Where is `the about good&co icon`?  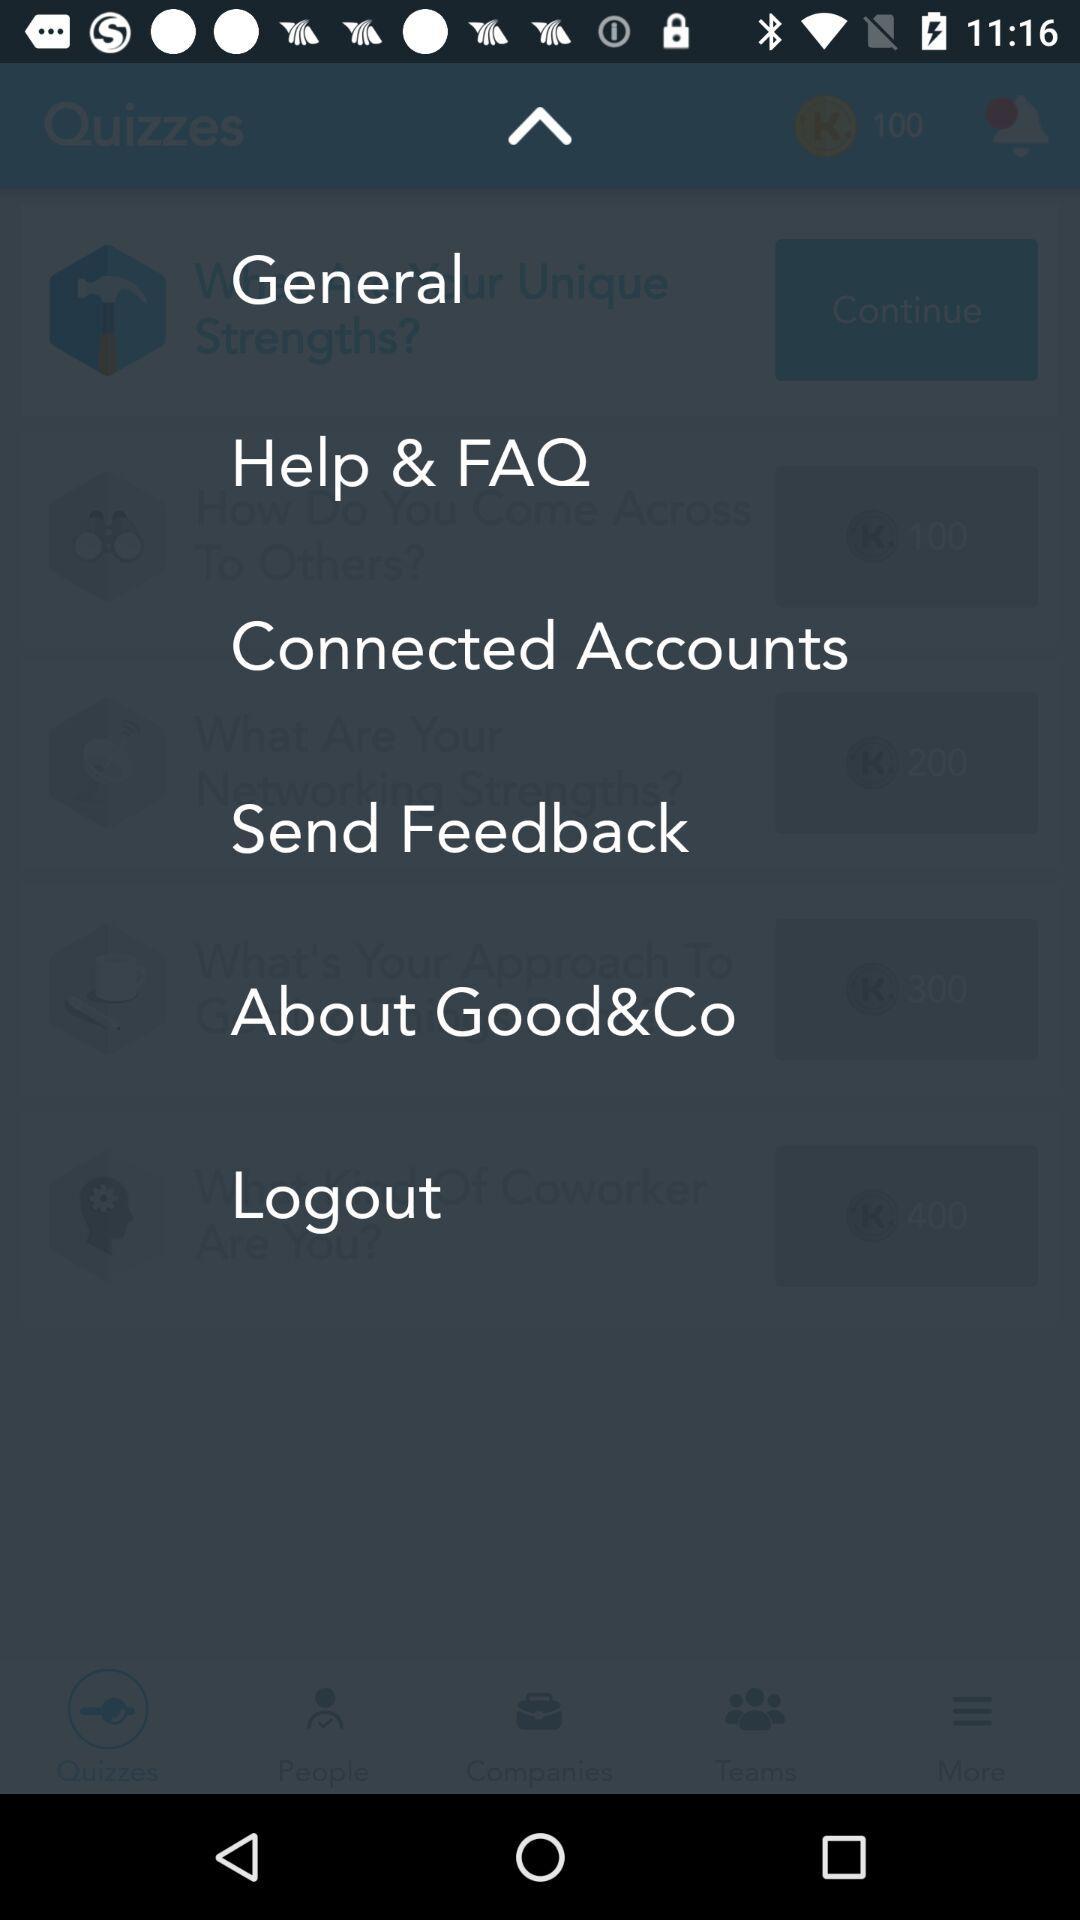
the about good&co icon is located at coordinates (538, 1012).